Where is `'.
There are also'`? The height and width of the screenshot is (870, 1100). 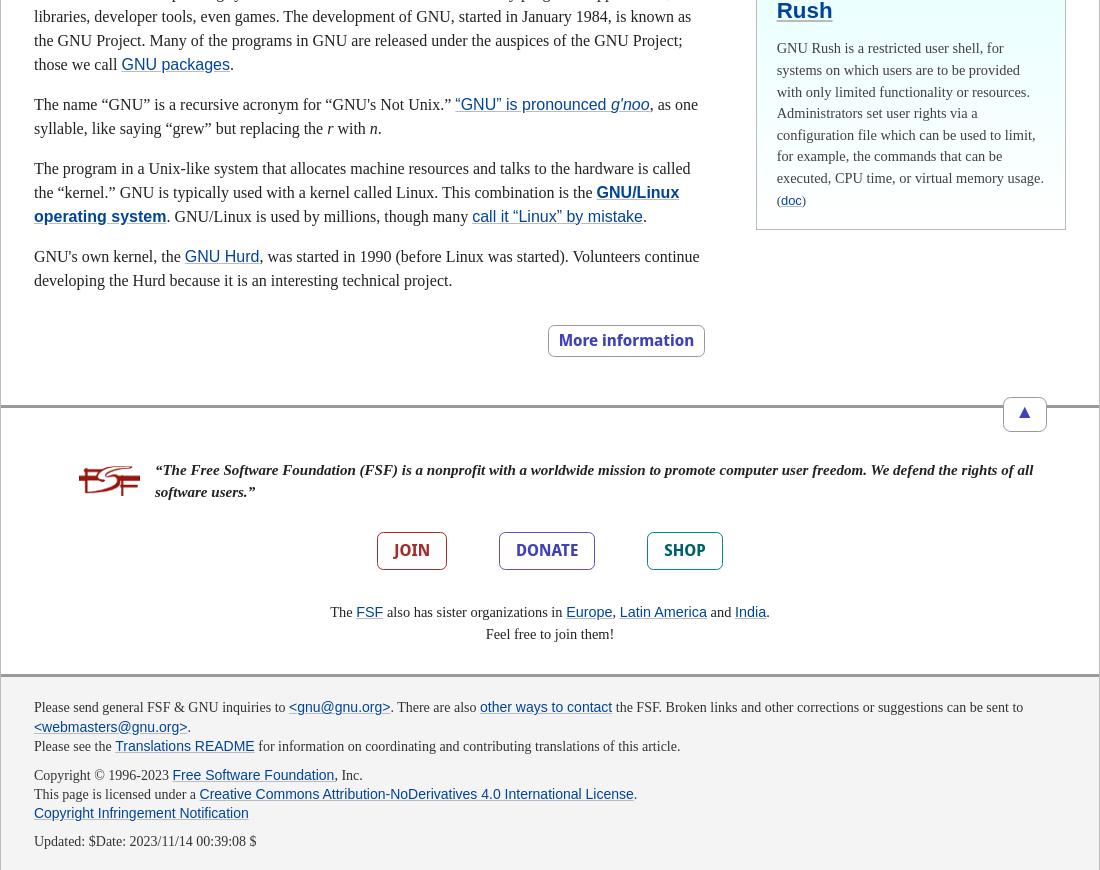
'.
There are also' is located at coordinates (433, 707).